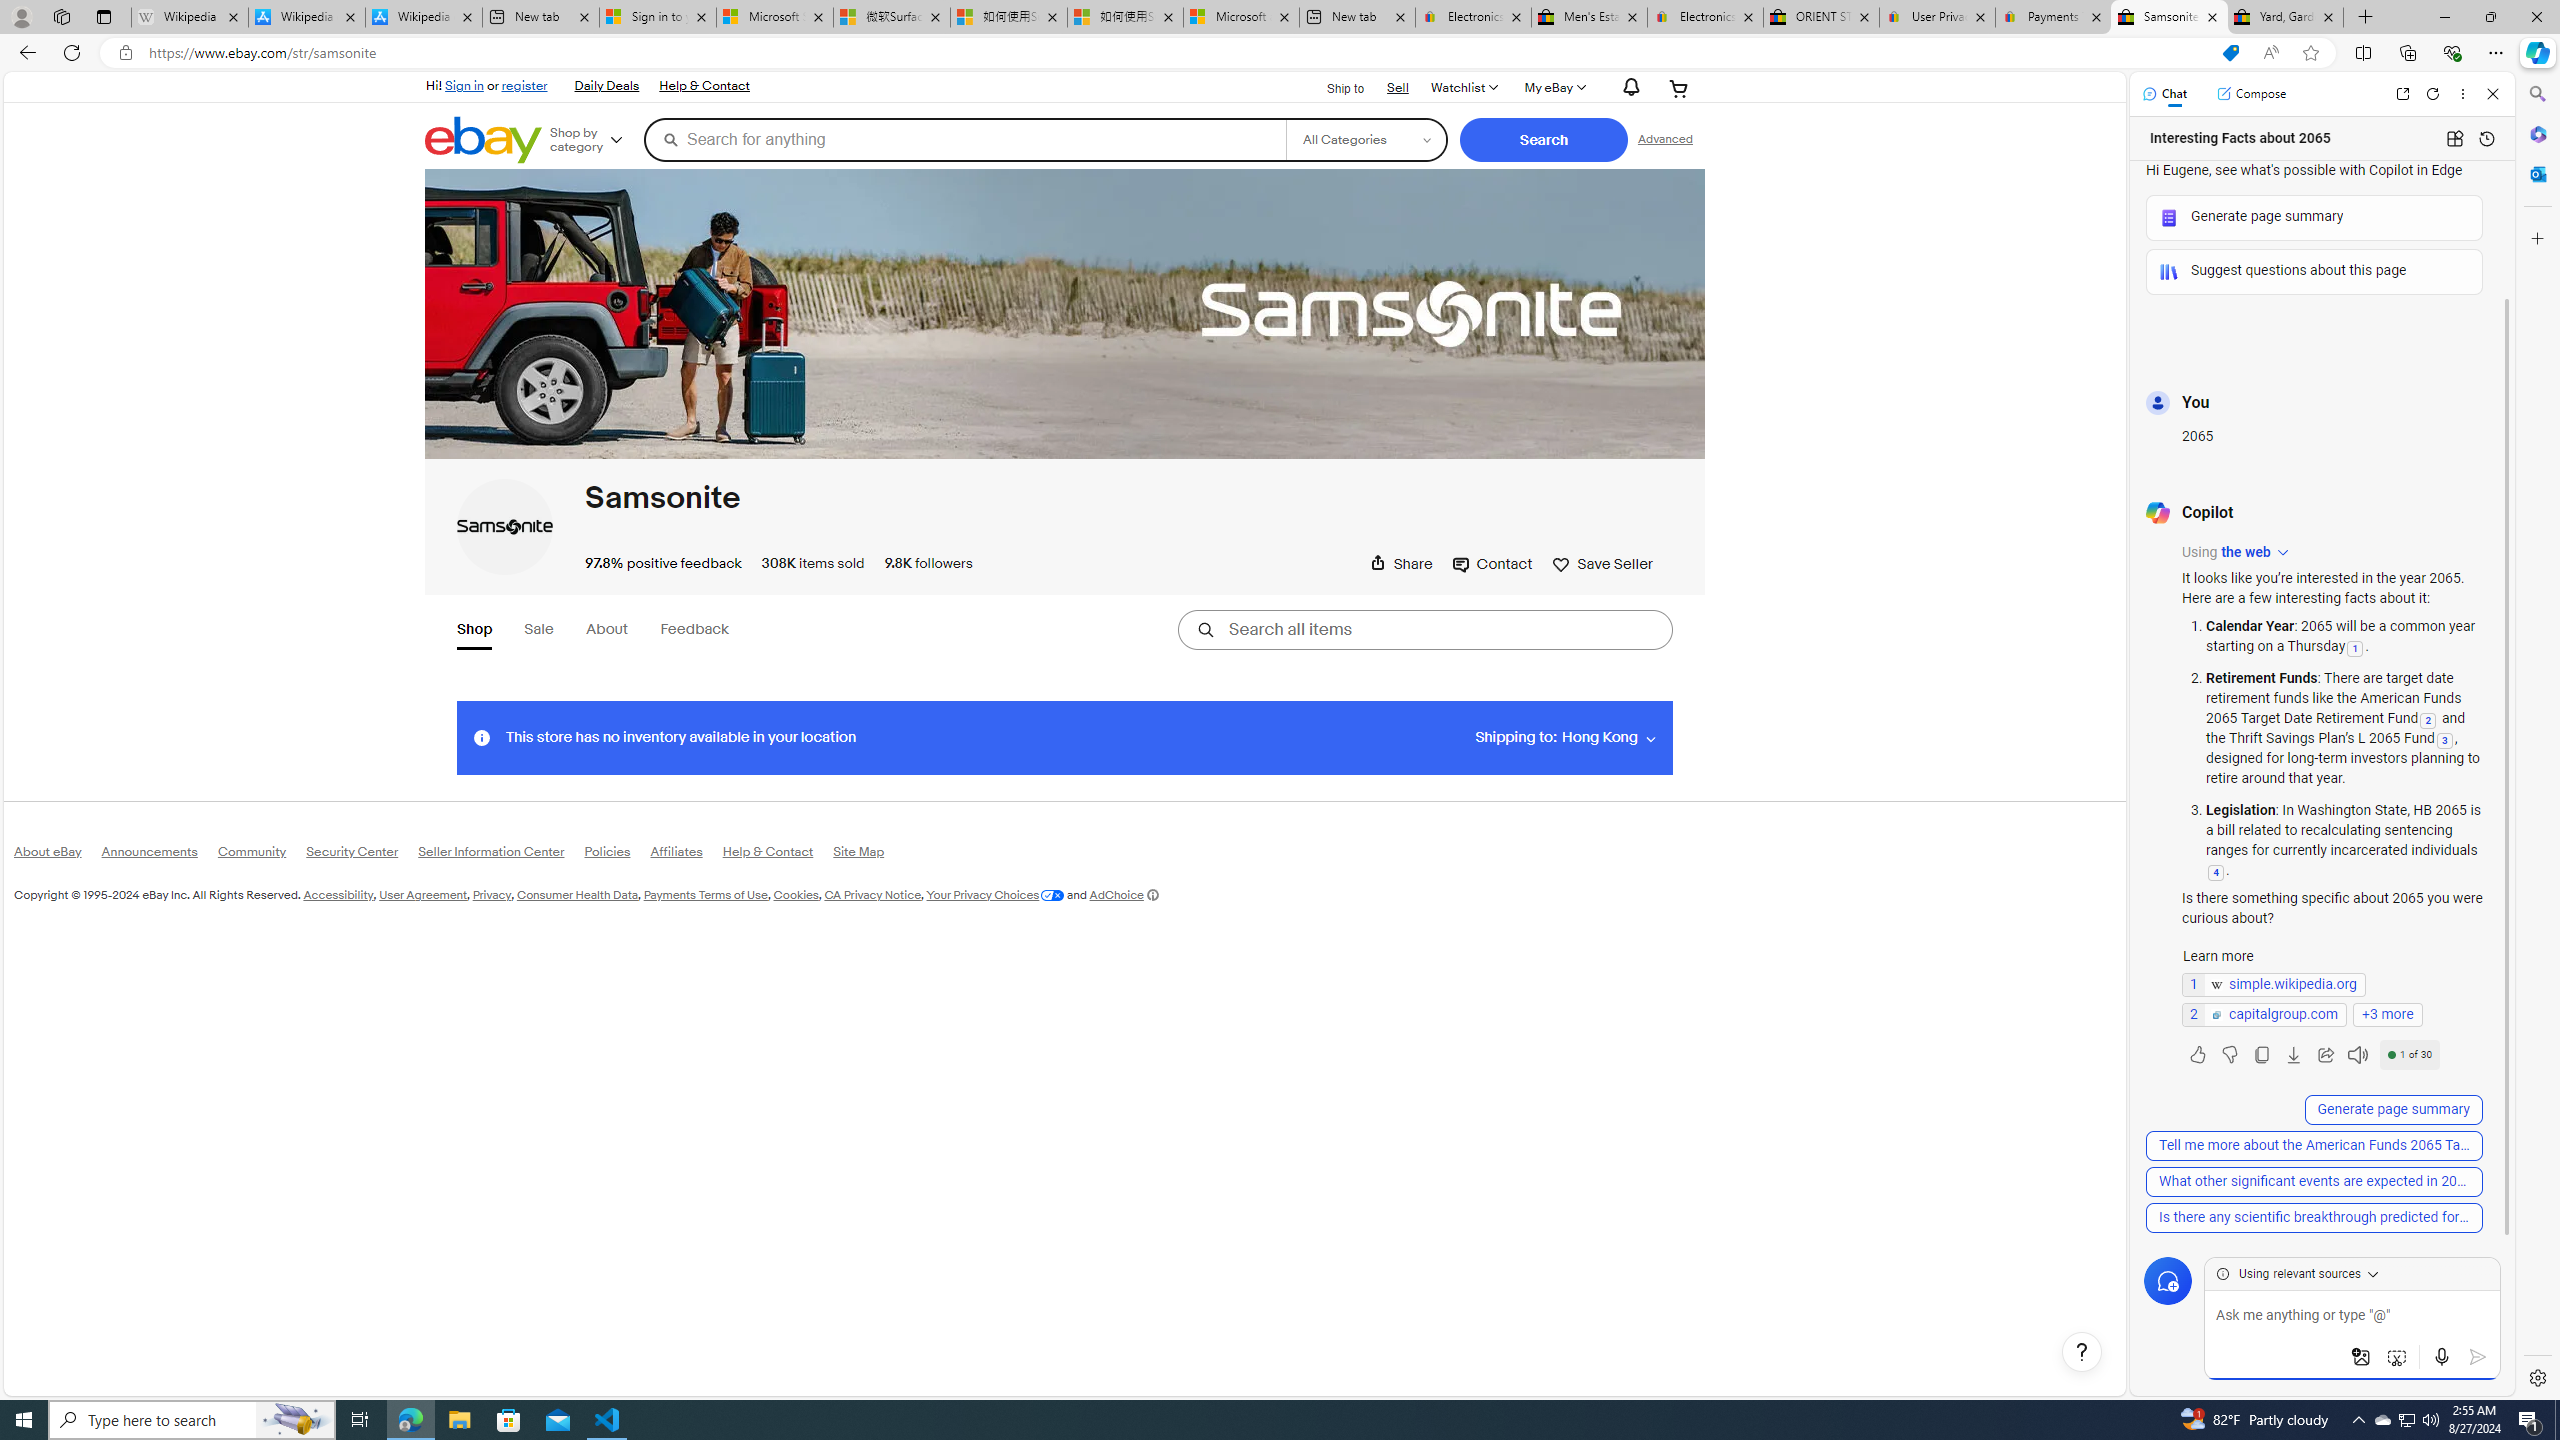 The image size is (2560, 1440). What do you see at coordinates (1627, 88) in the screenshot?
I see `'AutomationID: gh-eb-Alerts'` at bounding box center [1627, 88].